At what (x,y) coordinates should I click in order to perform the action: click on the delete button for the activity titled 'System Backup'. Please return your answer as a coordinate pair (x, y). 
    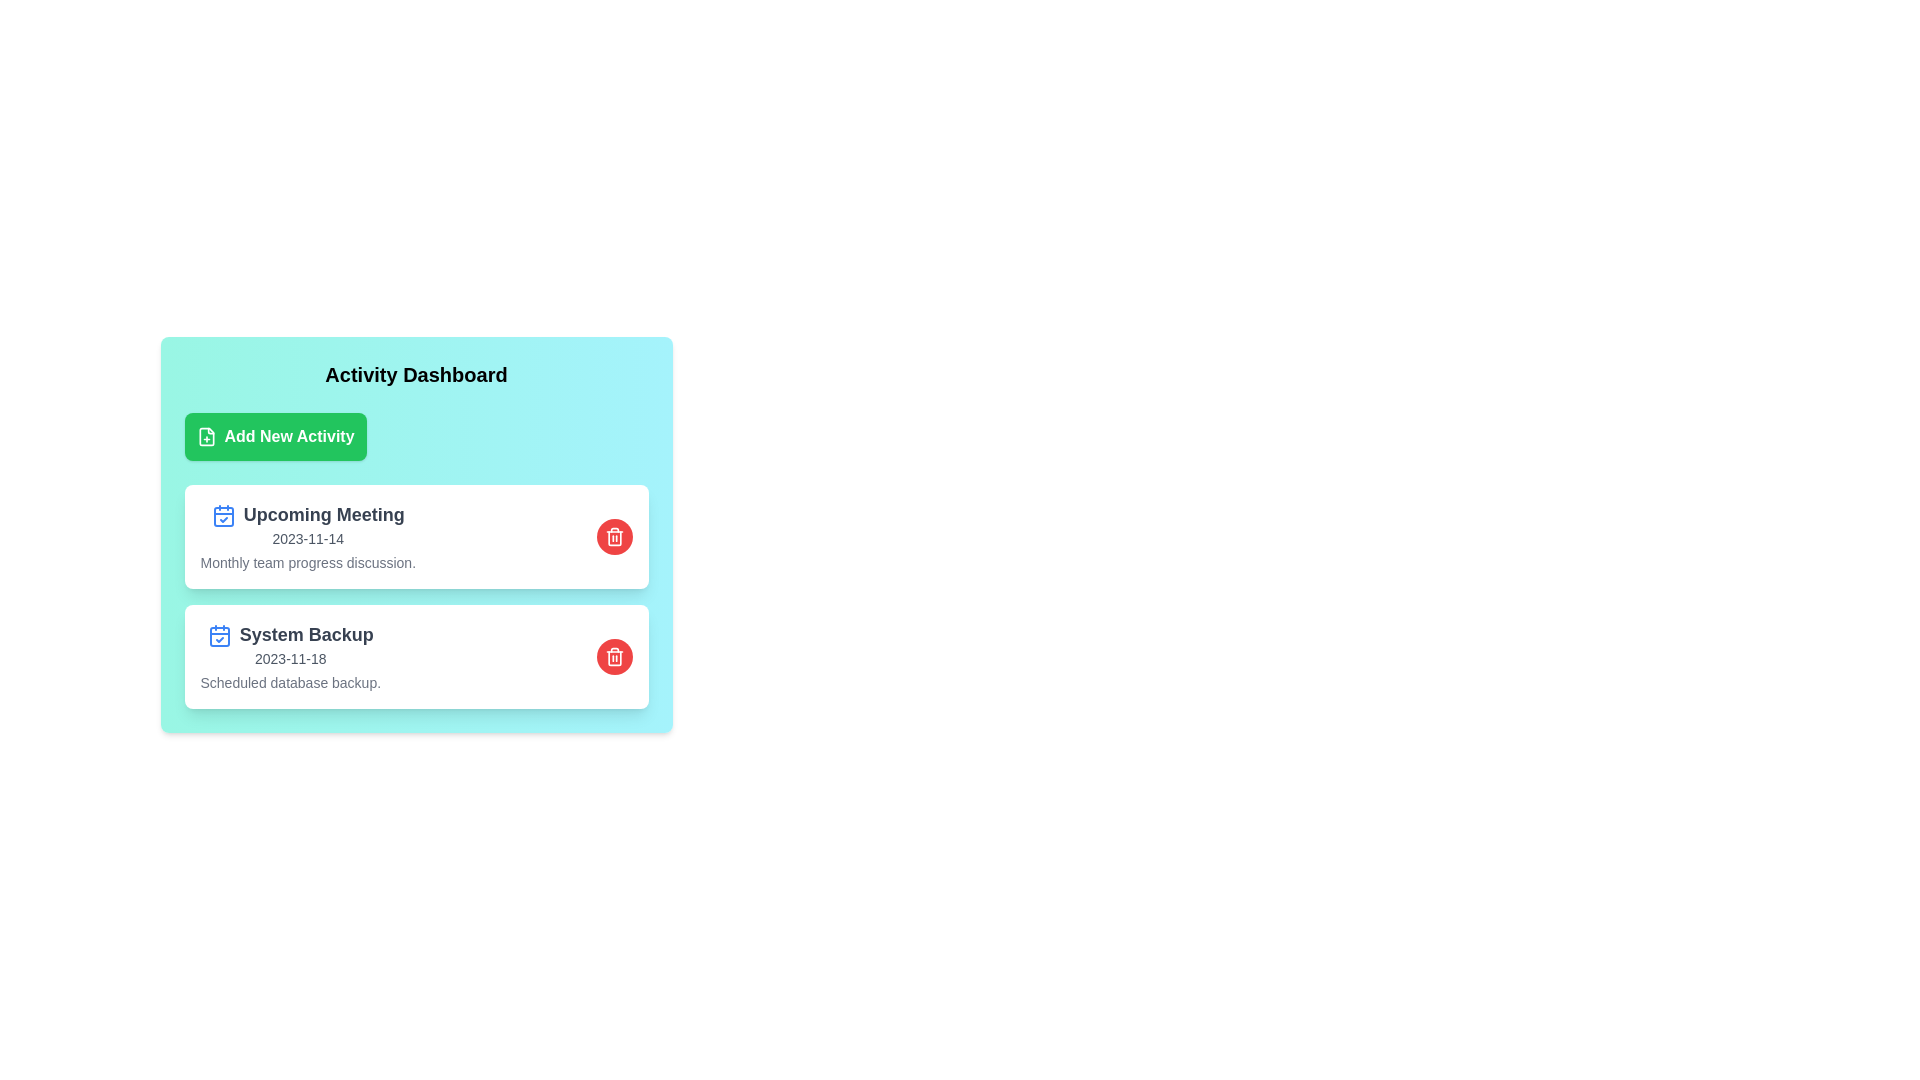
    Looking at the image, I should click on (613, 656).